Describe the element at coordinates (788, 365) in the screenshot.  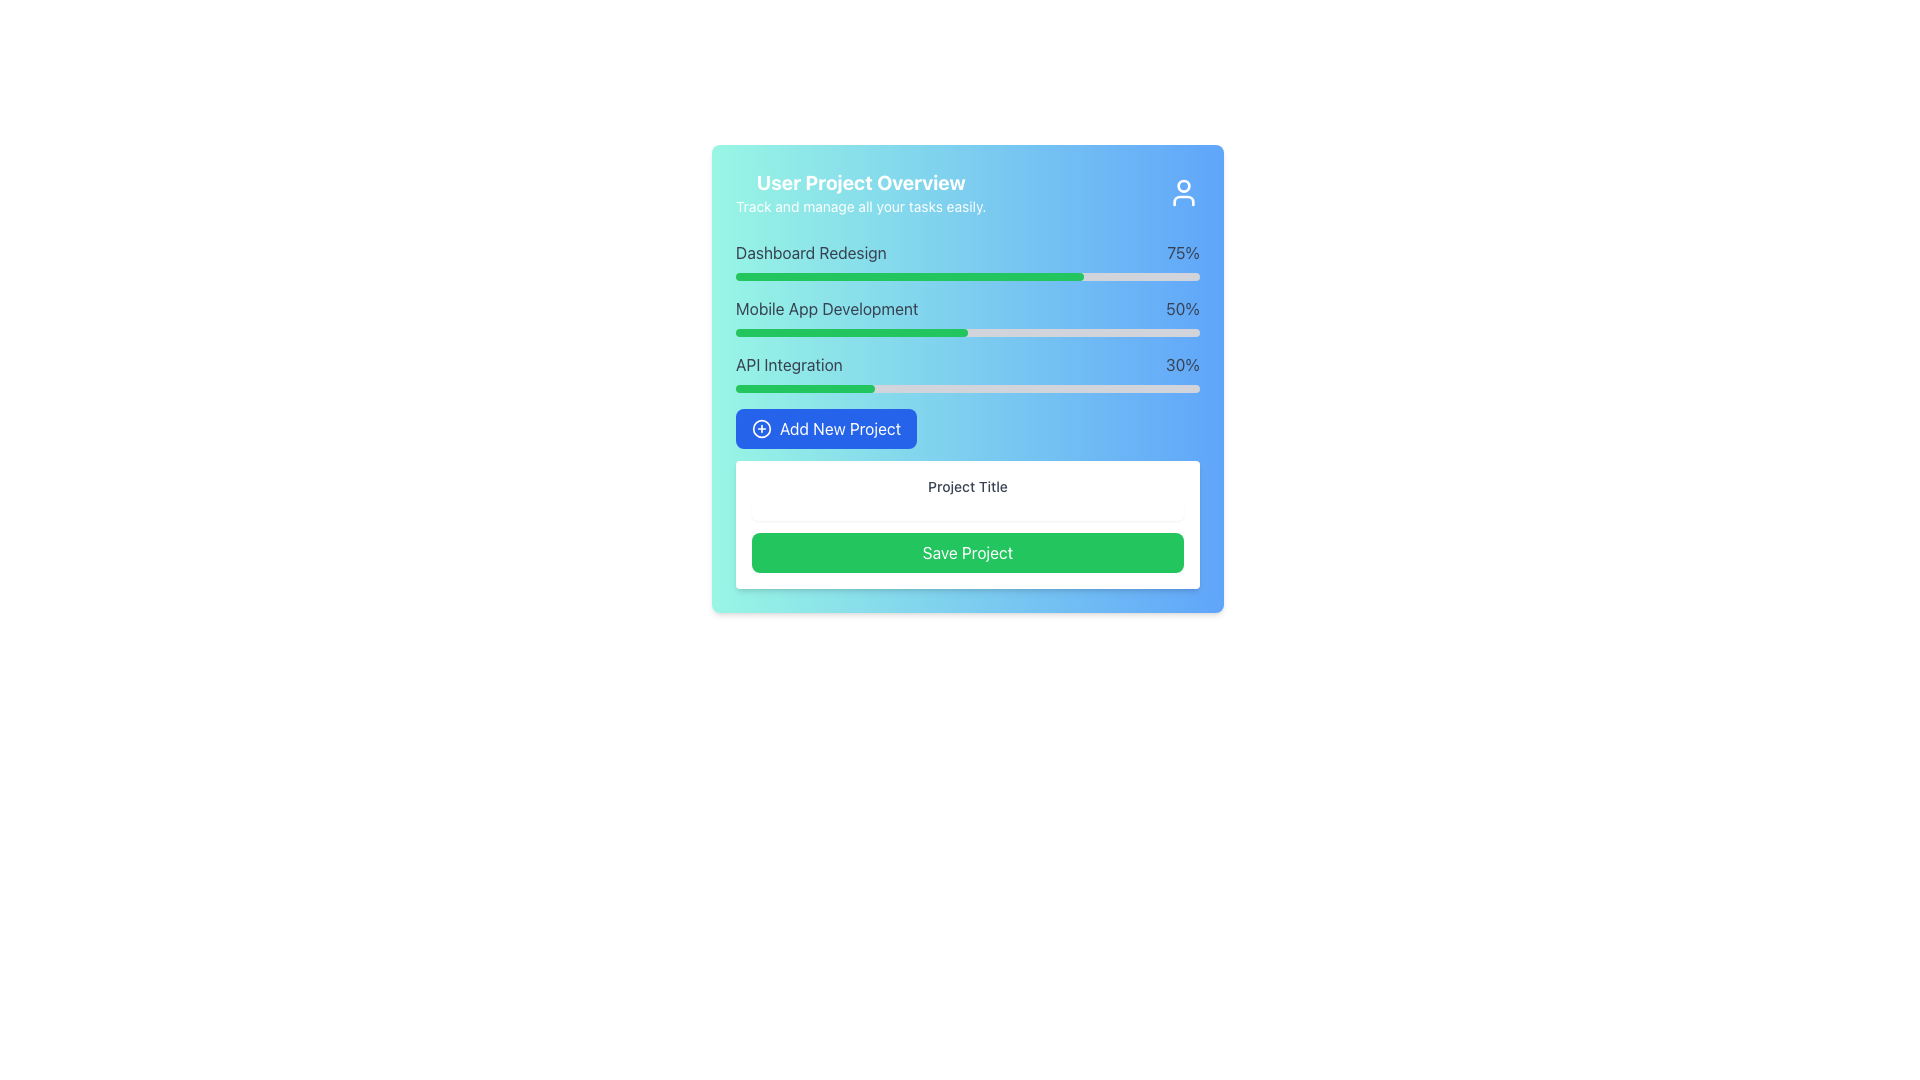
I see `the label describing the progress bar for 'API Integration', which is located in the third line of the progress overview section` at that location.